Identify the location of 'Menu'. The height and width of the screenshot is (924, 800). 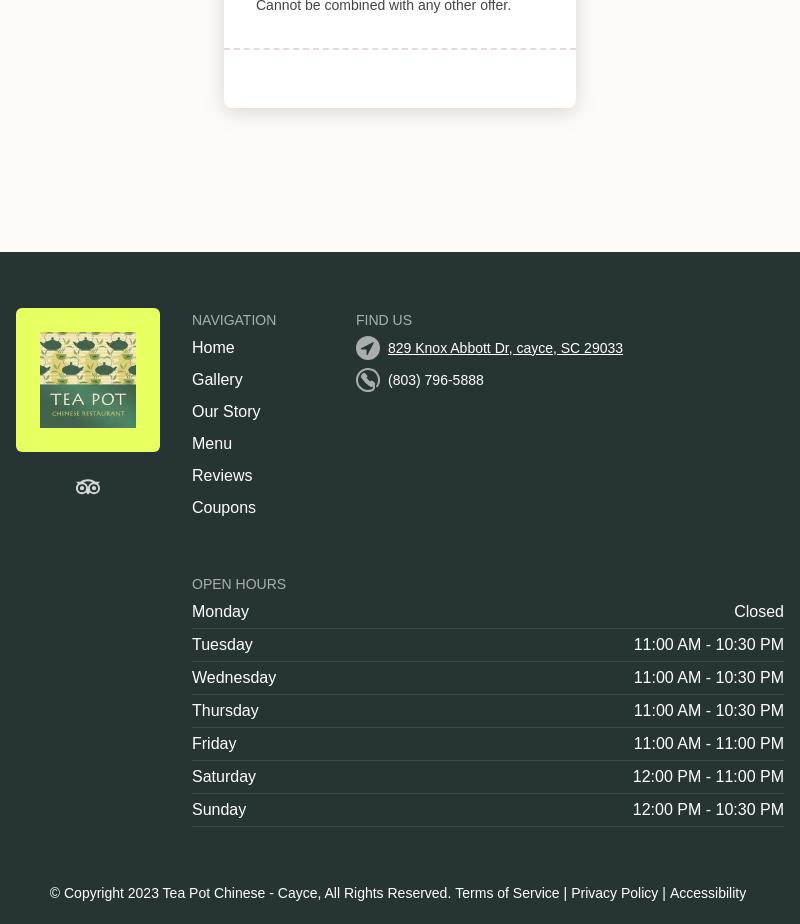
(212, 443).